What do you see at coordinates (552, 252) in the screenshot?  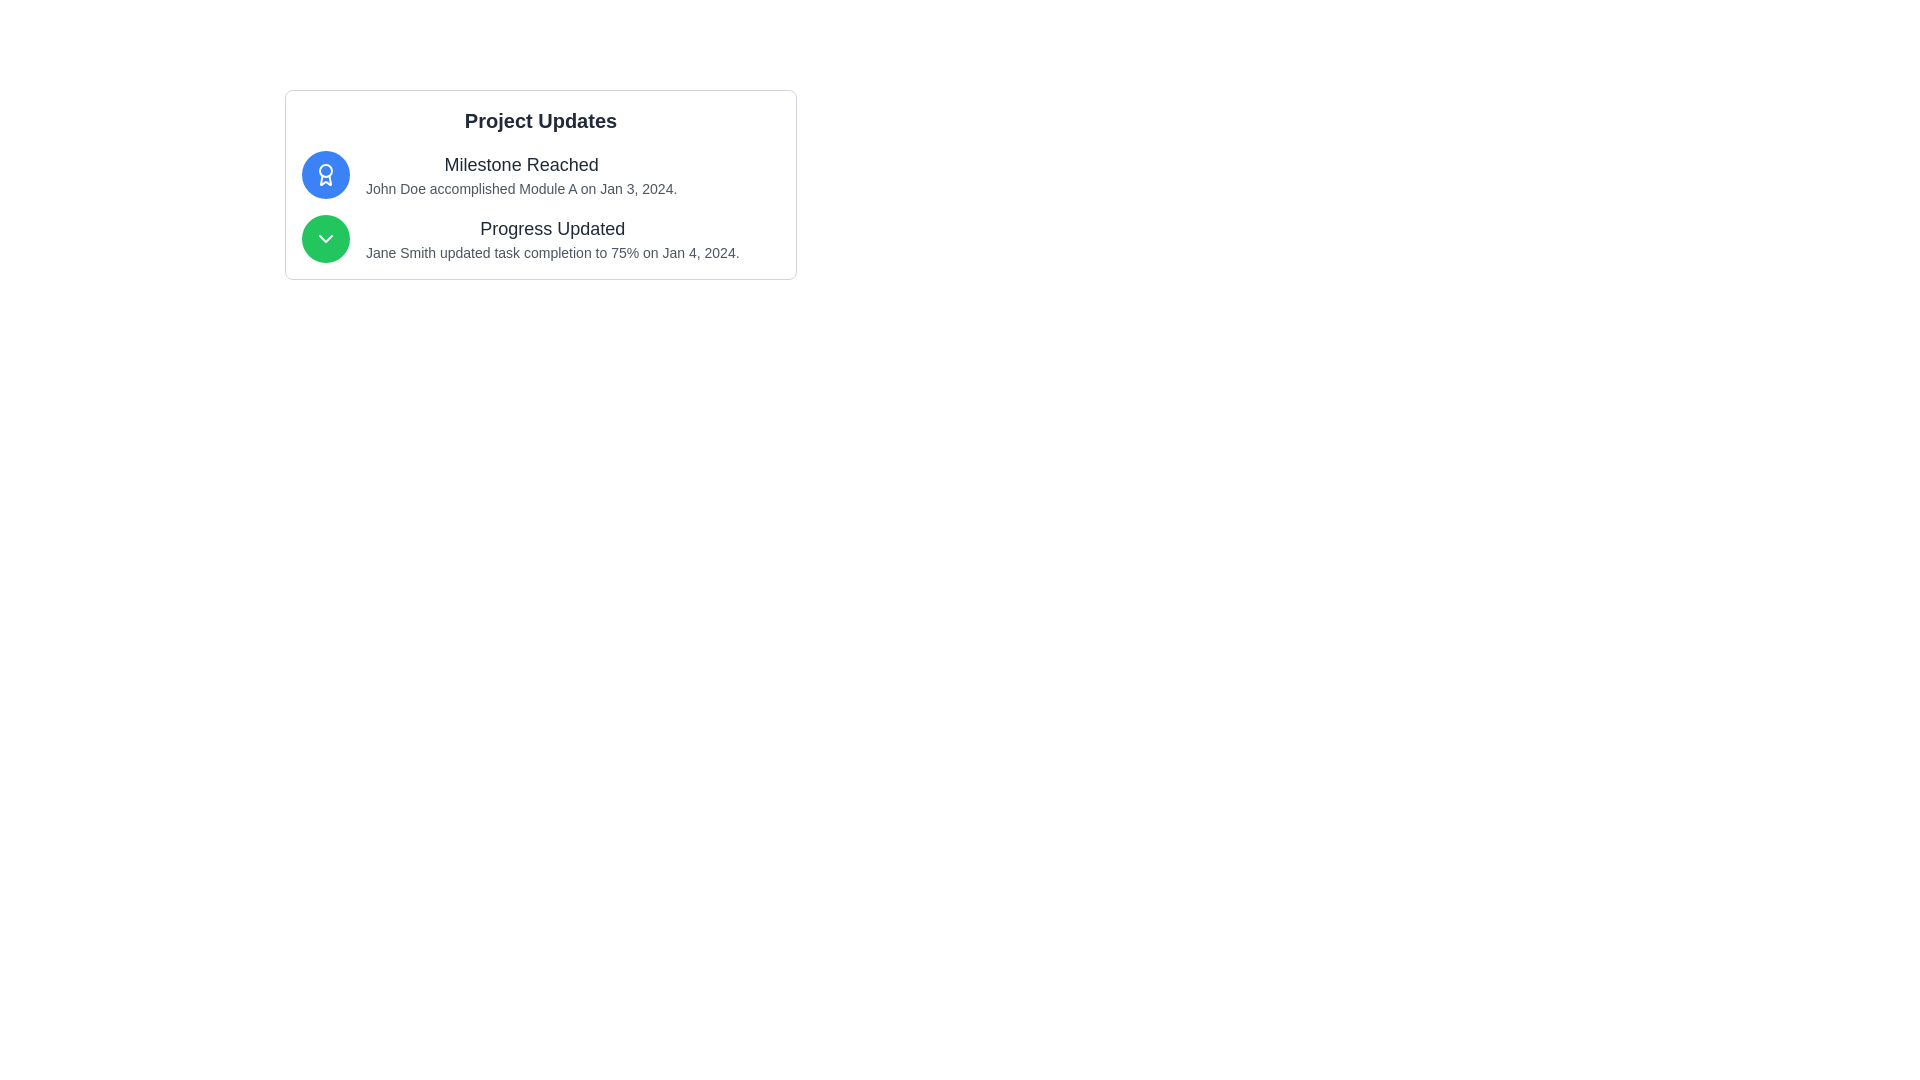 I see `the text phrase 'Jane Smith updated task completion to 75% on Jan 4, 2024.' that is styled in a small gray font, located under the 'Progress Updated' heading in the second update section of the 'Project Updates' area` at bounding box center [552, 252].